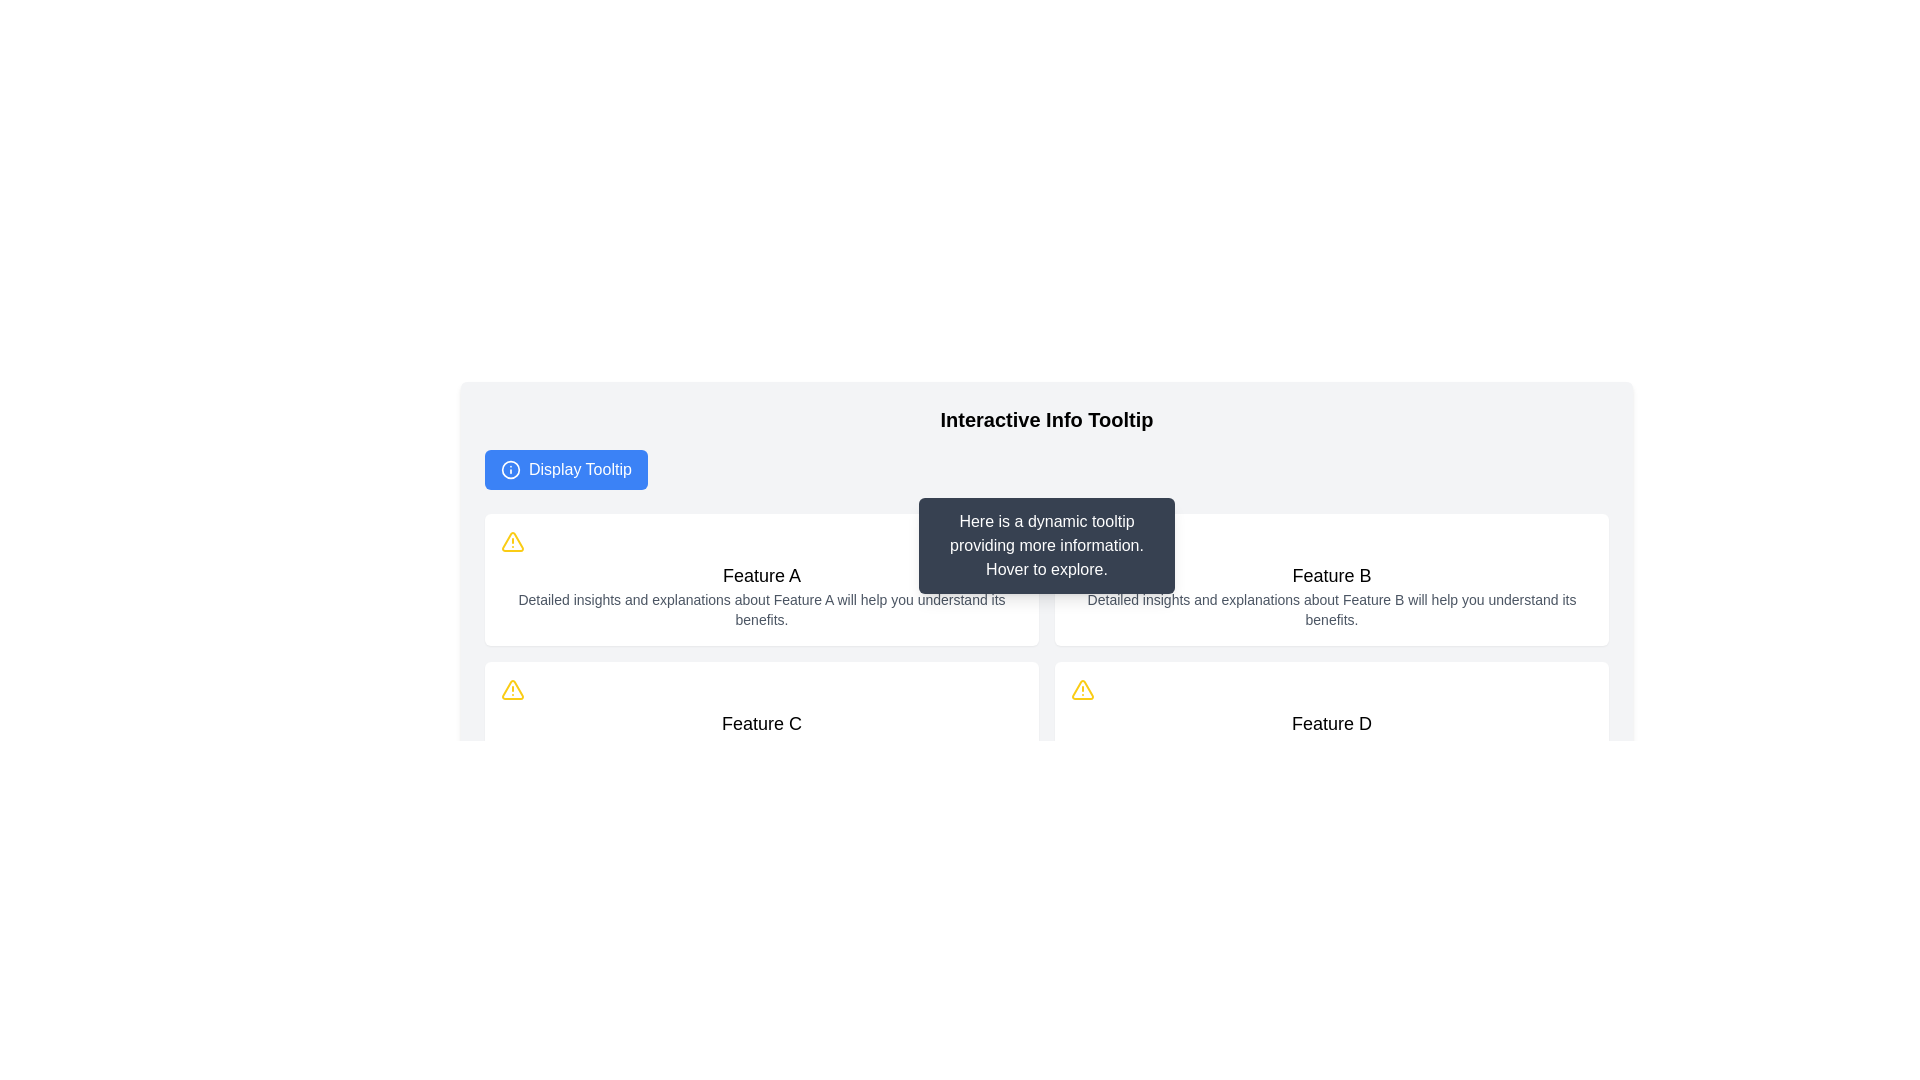  Describe the element at coordinates (513, 541) in the screenshot. I see `the yellow triangular icon with rounded edges and an exclamation mark located in the bottom left corner of the 'Feature C' section` at that location.